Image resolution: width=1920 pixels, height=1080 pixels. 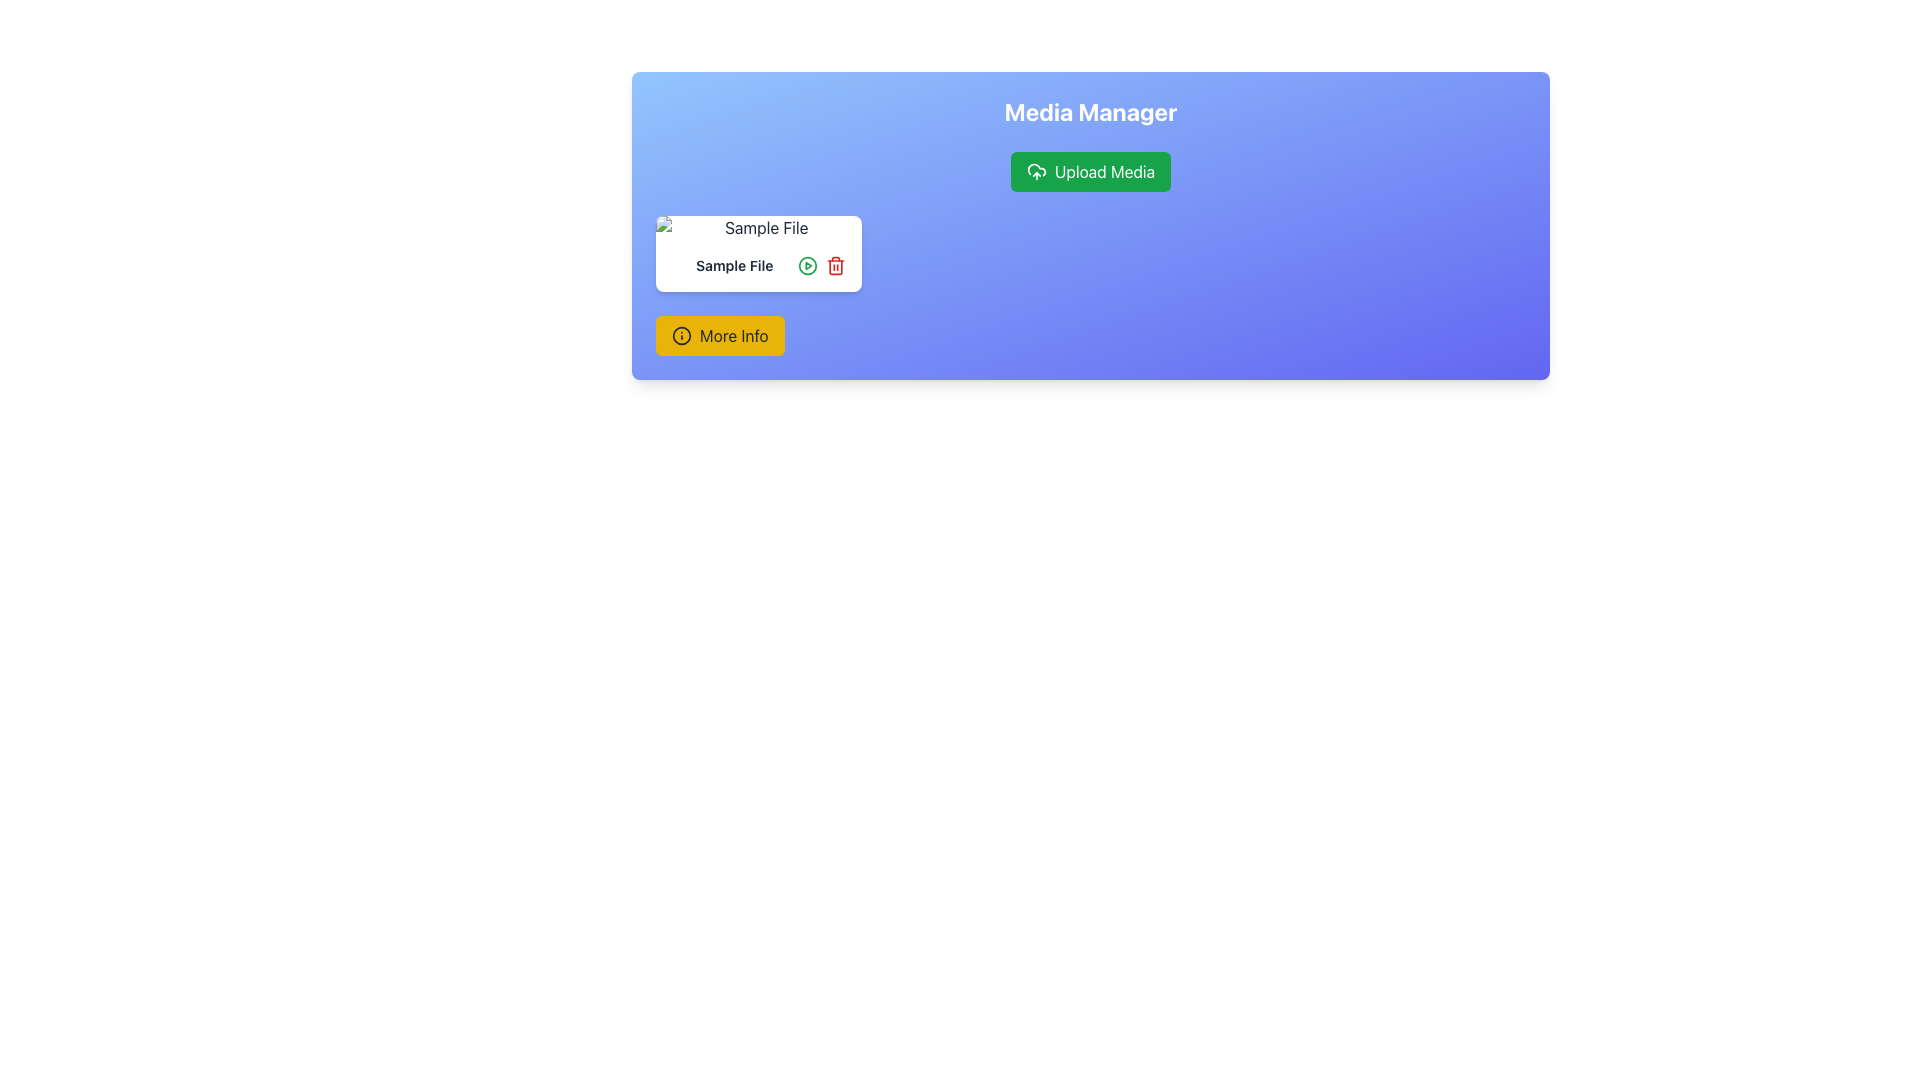 I want to click on the green 'Upload Media' button featuring a white cloud icon for accessibility interaction, so click(x=1089, y=171).